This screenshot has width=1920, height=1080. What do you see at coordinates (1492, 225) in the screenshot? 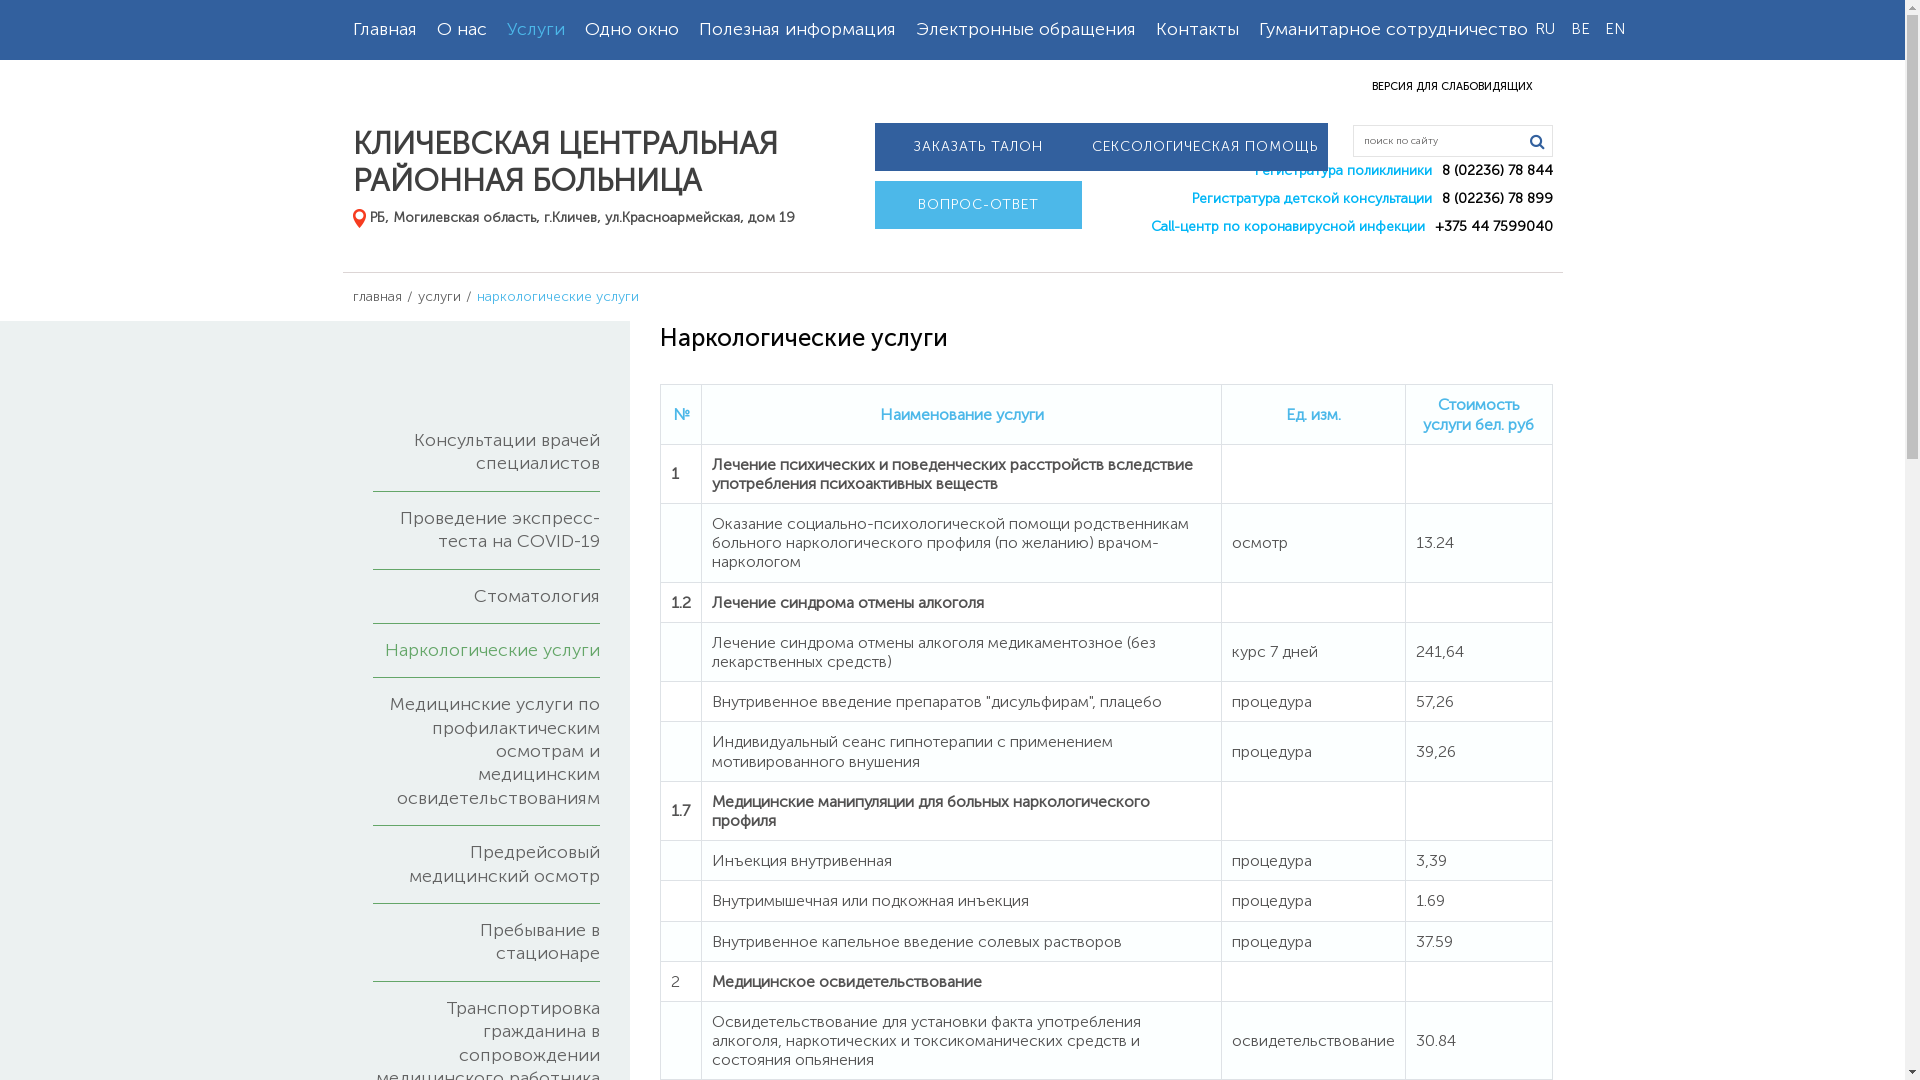
I see `'+375 44 7599040'` at bounding box center [1492, 225].